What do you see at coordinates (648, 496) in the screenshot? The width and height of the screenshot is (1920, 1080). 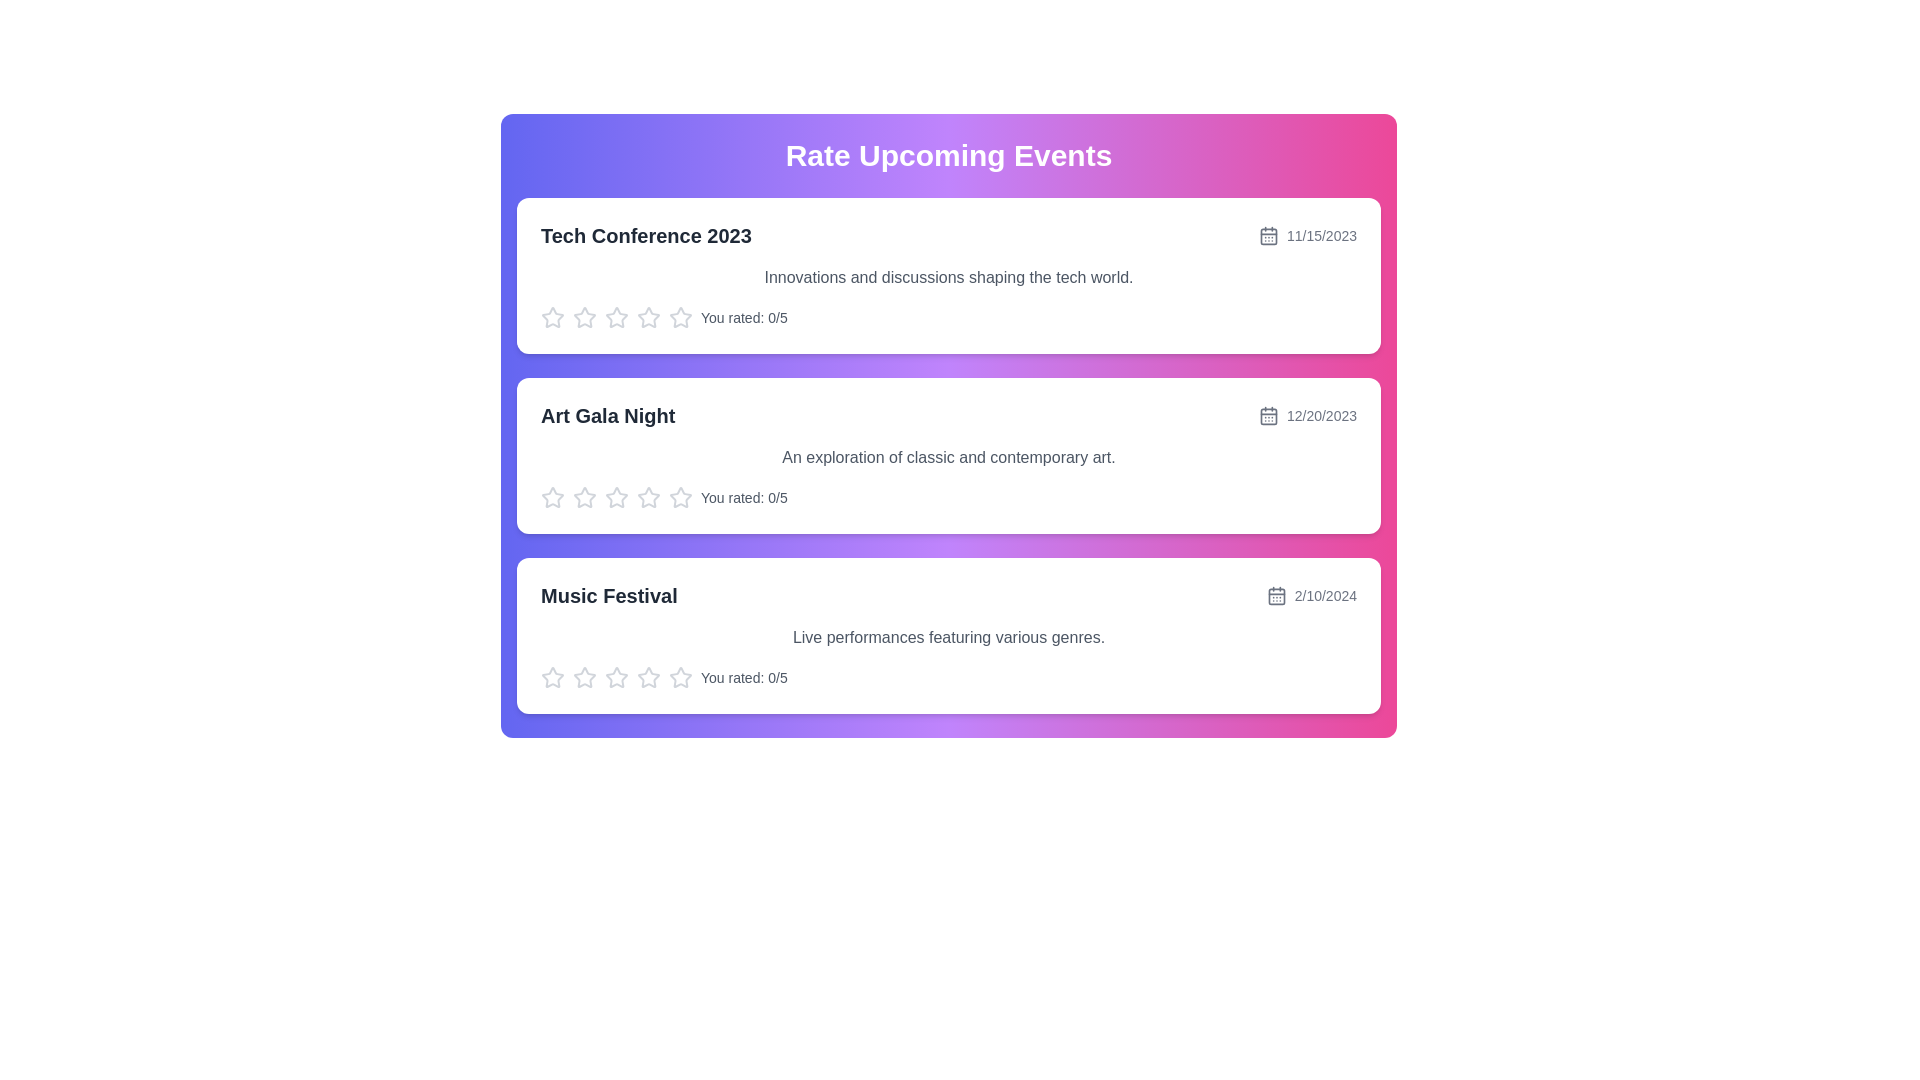 I see `the second star icon in the rating system for the 'Art Gala Night' event` at bounding box center [648, 496].